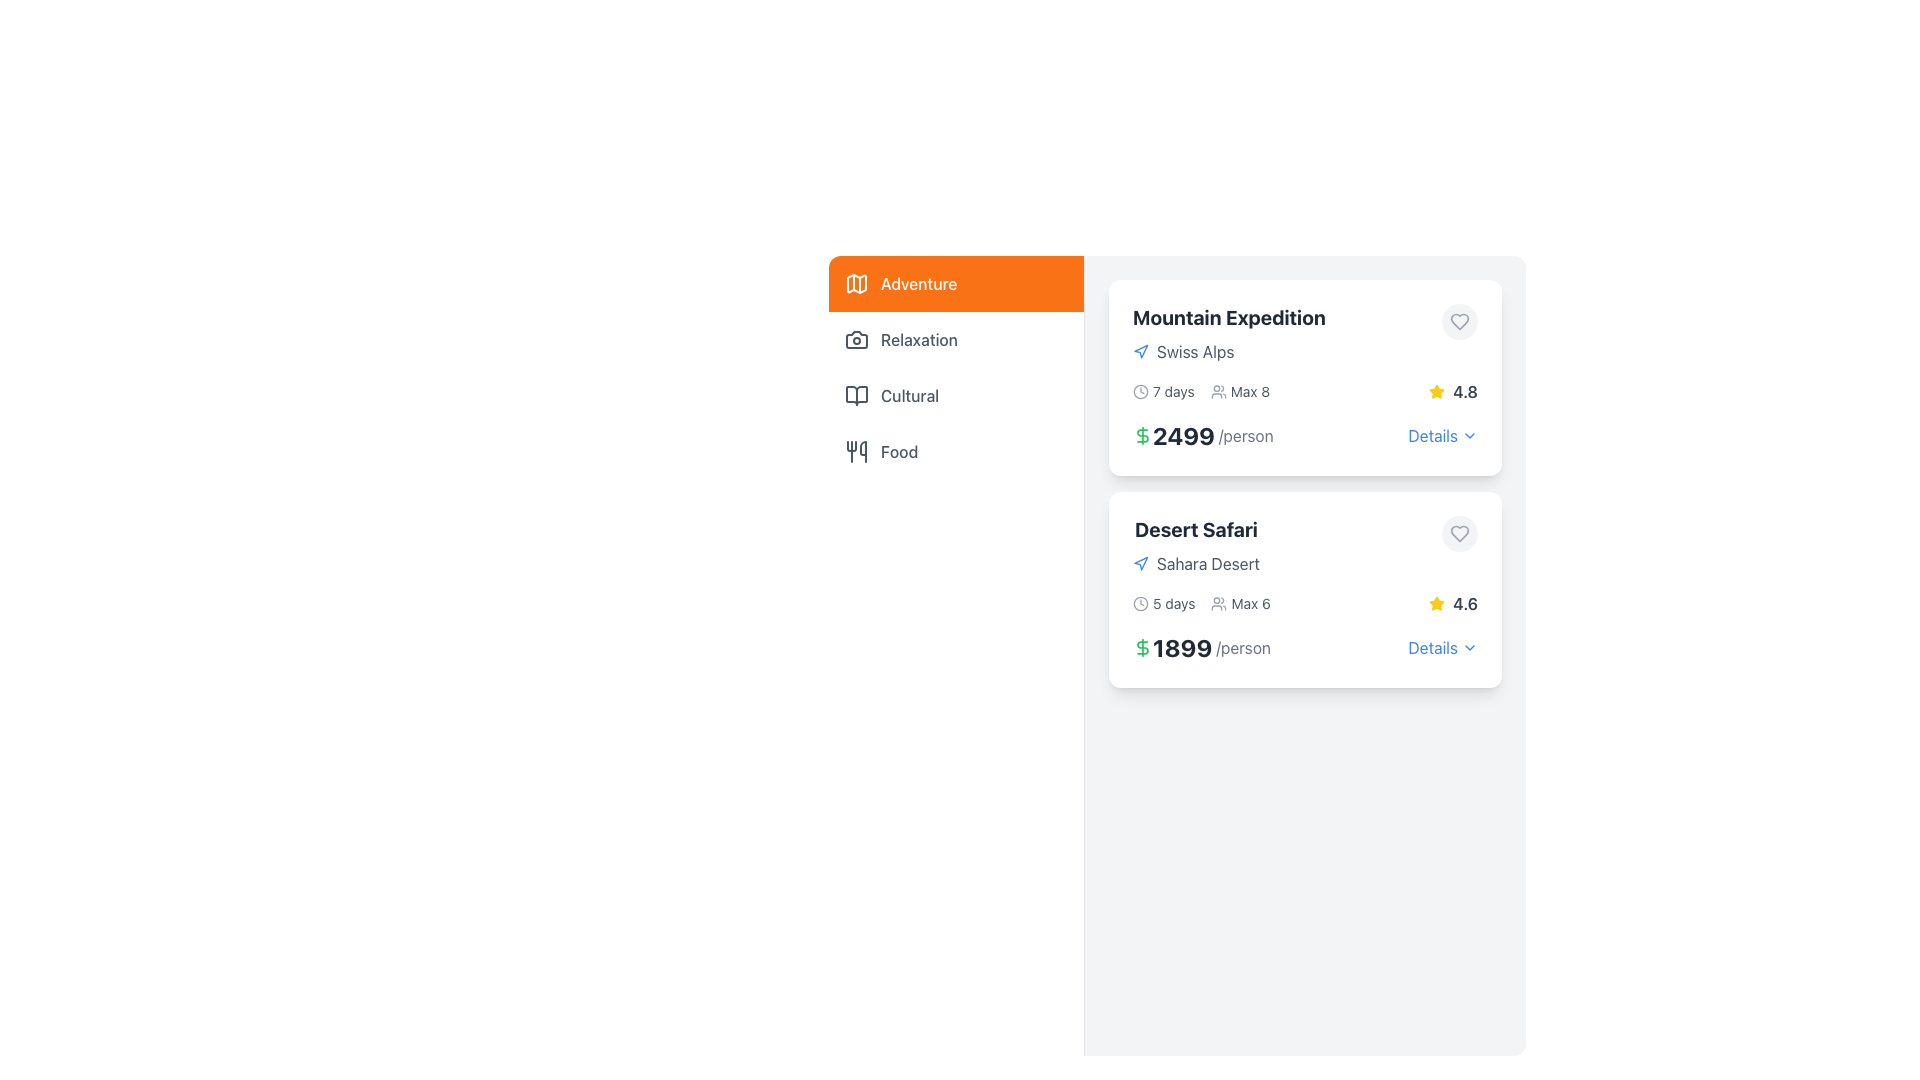 The width and height of the screenshot is (1920, 1080). Describe the element at coordinates (1195, 350) in the screenshot. I see `the Text label displaying the destination name for the Mountain Expedition listing, which is positioned to the right of a navigation icon` at that location.